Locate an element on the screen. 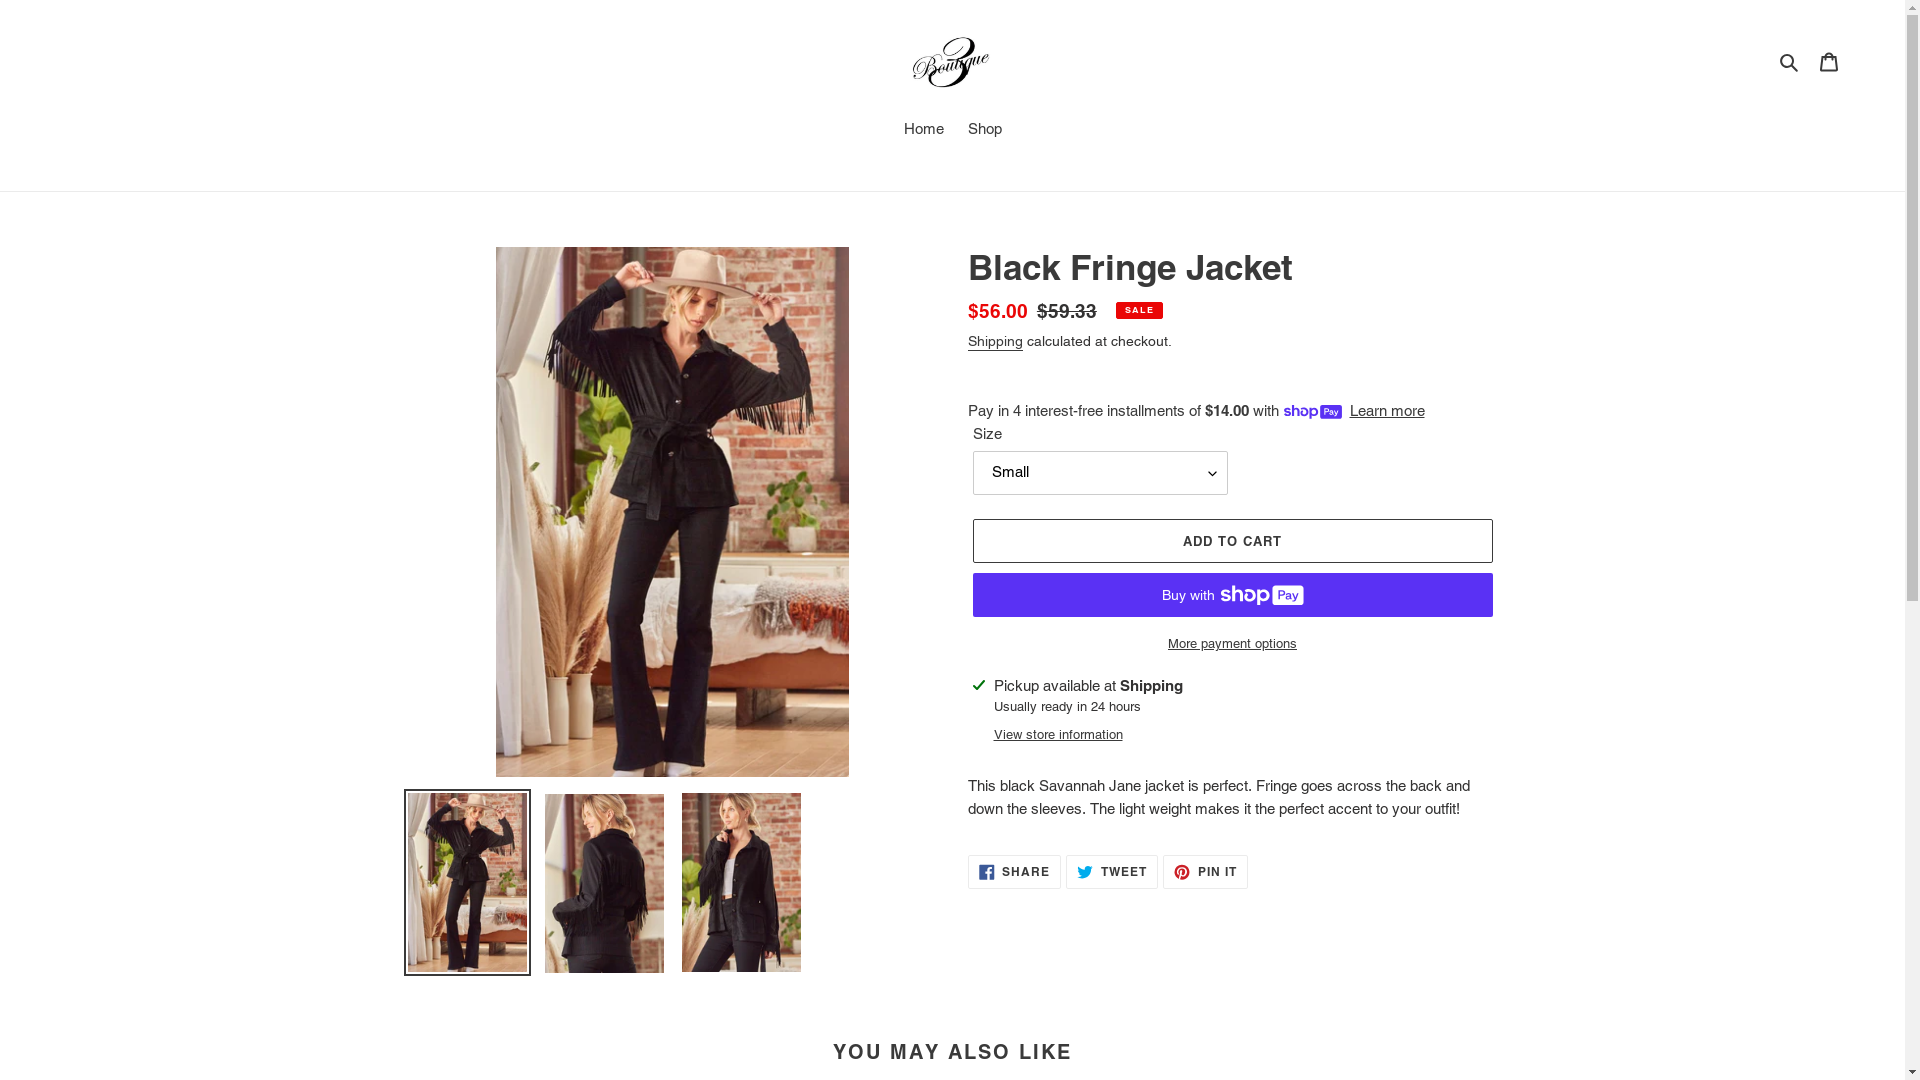 This screenshot has width=1920, height=1080. 'View store information' is located at coordinates (1057, 735).